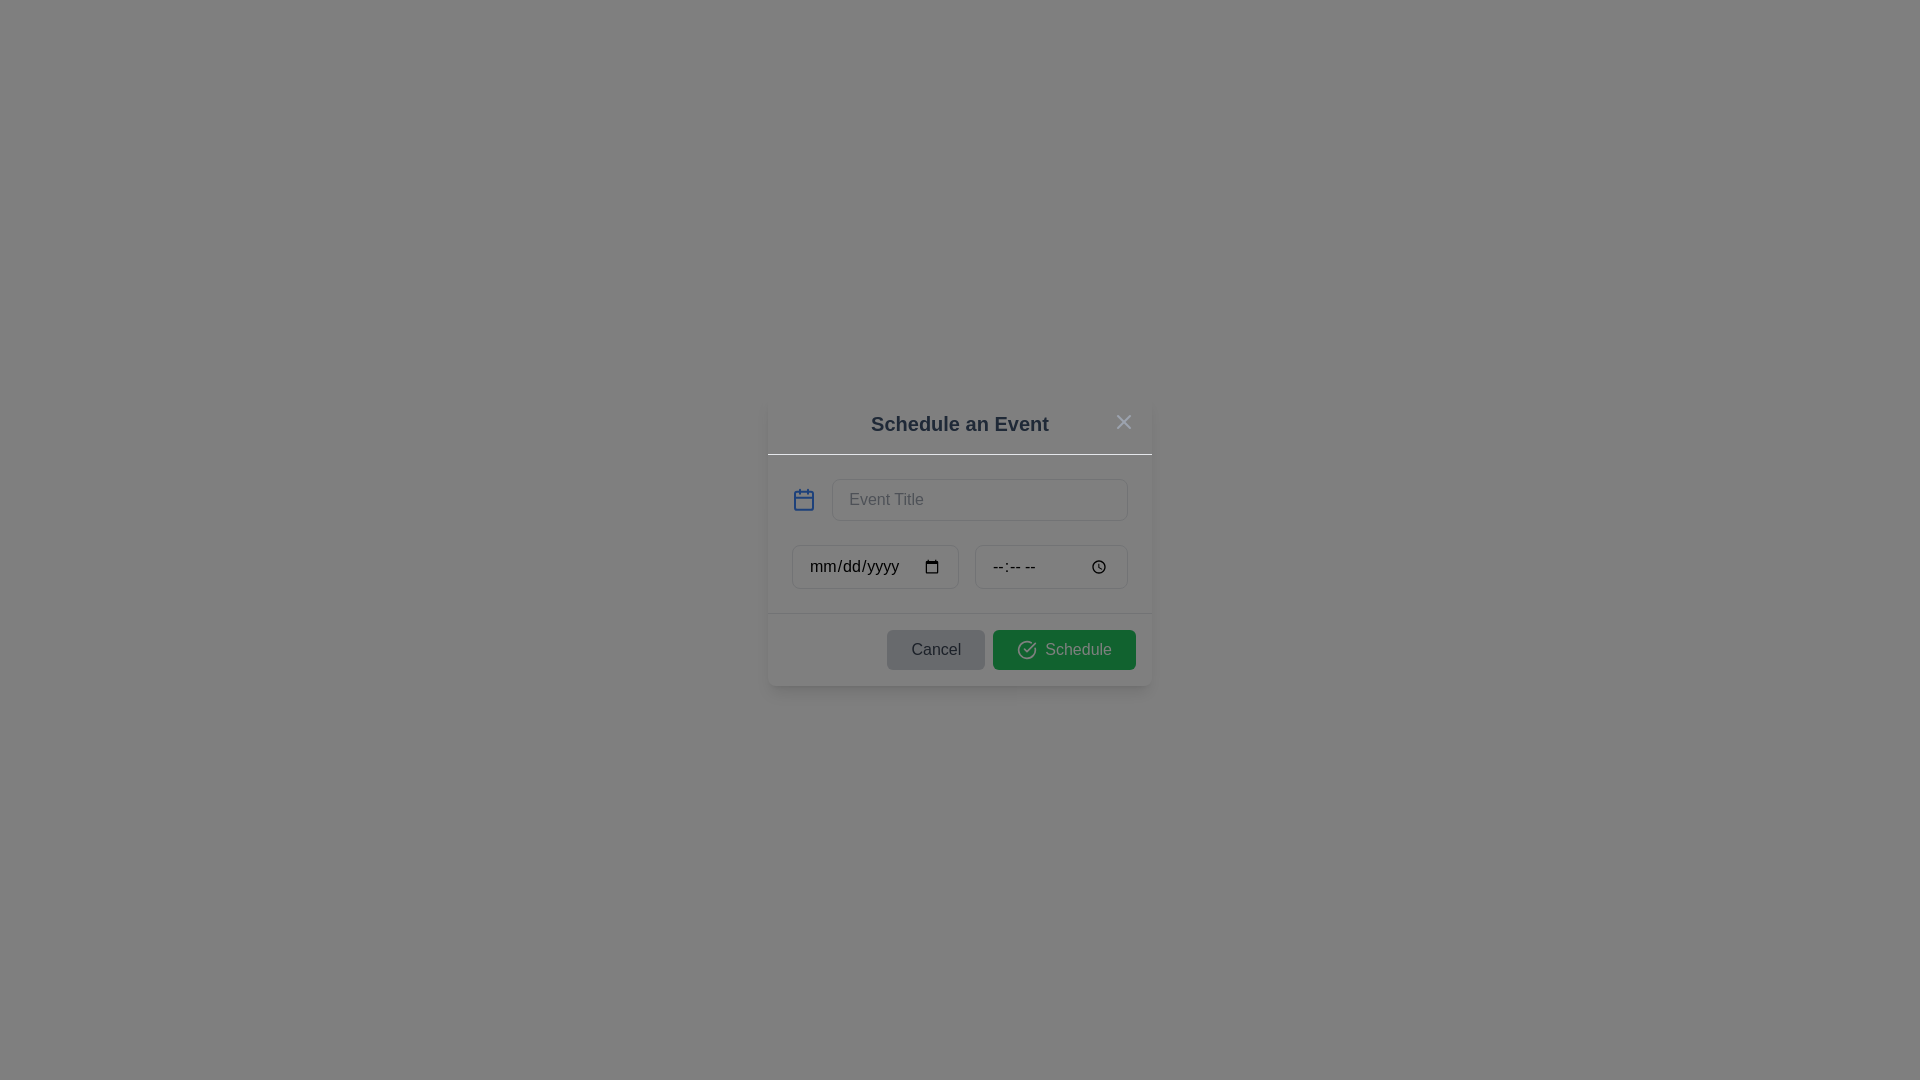  I want to click on the confirm button located at the bottom-right corner of the 'Schedule an Event' modal dialog, so click(1063, 650).